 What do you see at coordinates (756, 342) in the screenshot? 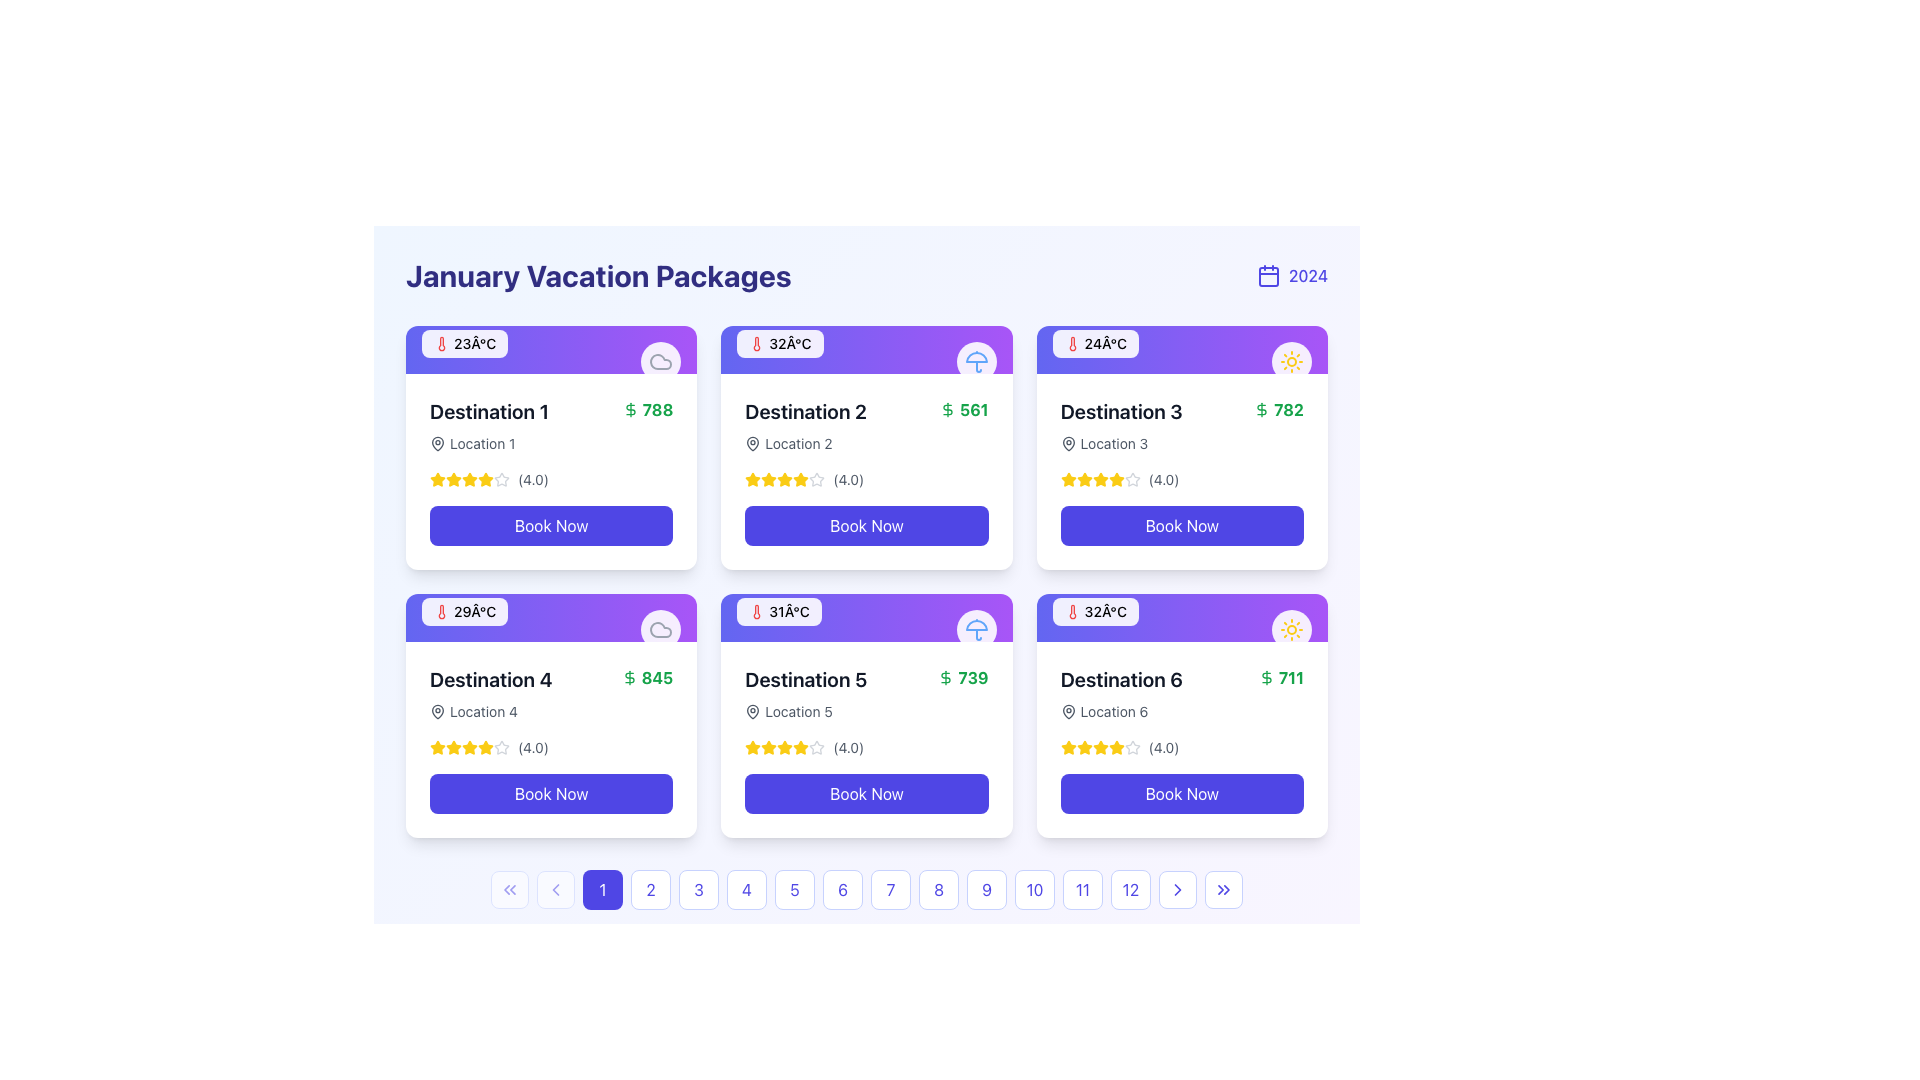
I see `the thermometer icon located in the top left corner of the card labeled 'Destination 2', which visually represents the temperature associated with that destination` at bounding box center [756, 342].